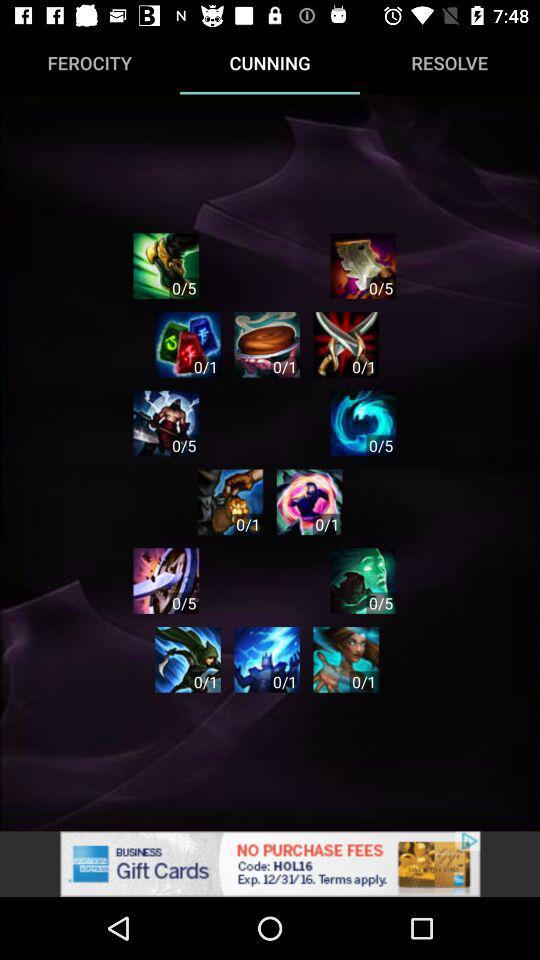  What do you see at coordinates (362, 423) in the screenshot?
I see `theme option` at bounding box center [362, 423].